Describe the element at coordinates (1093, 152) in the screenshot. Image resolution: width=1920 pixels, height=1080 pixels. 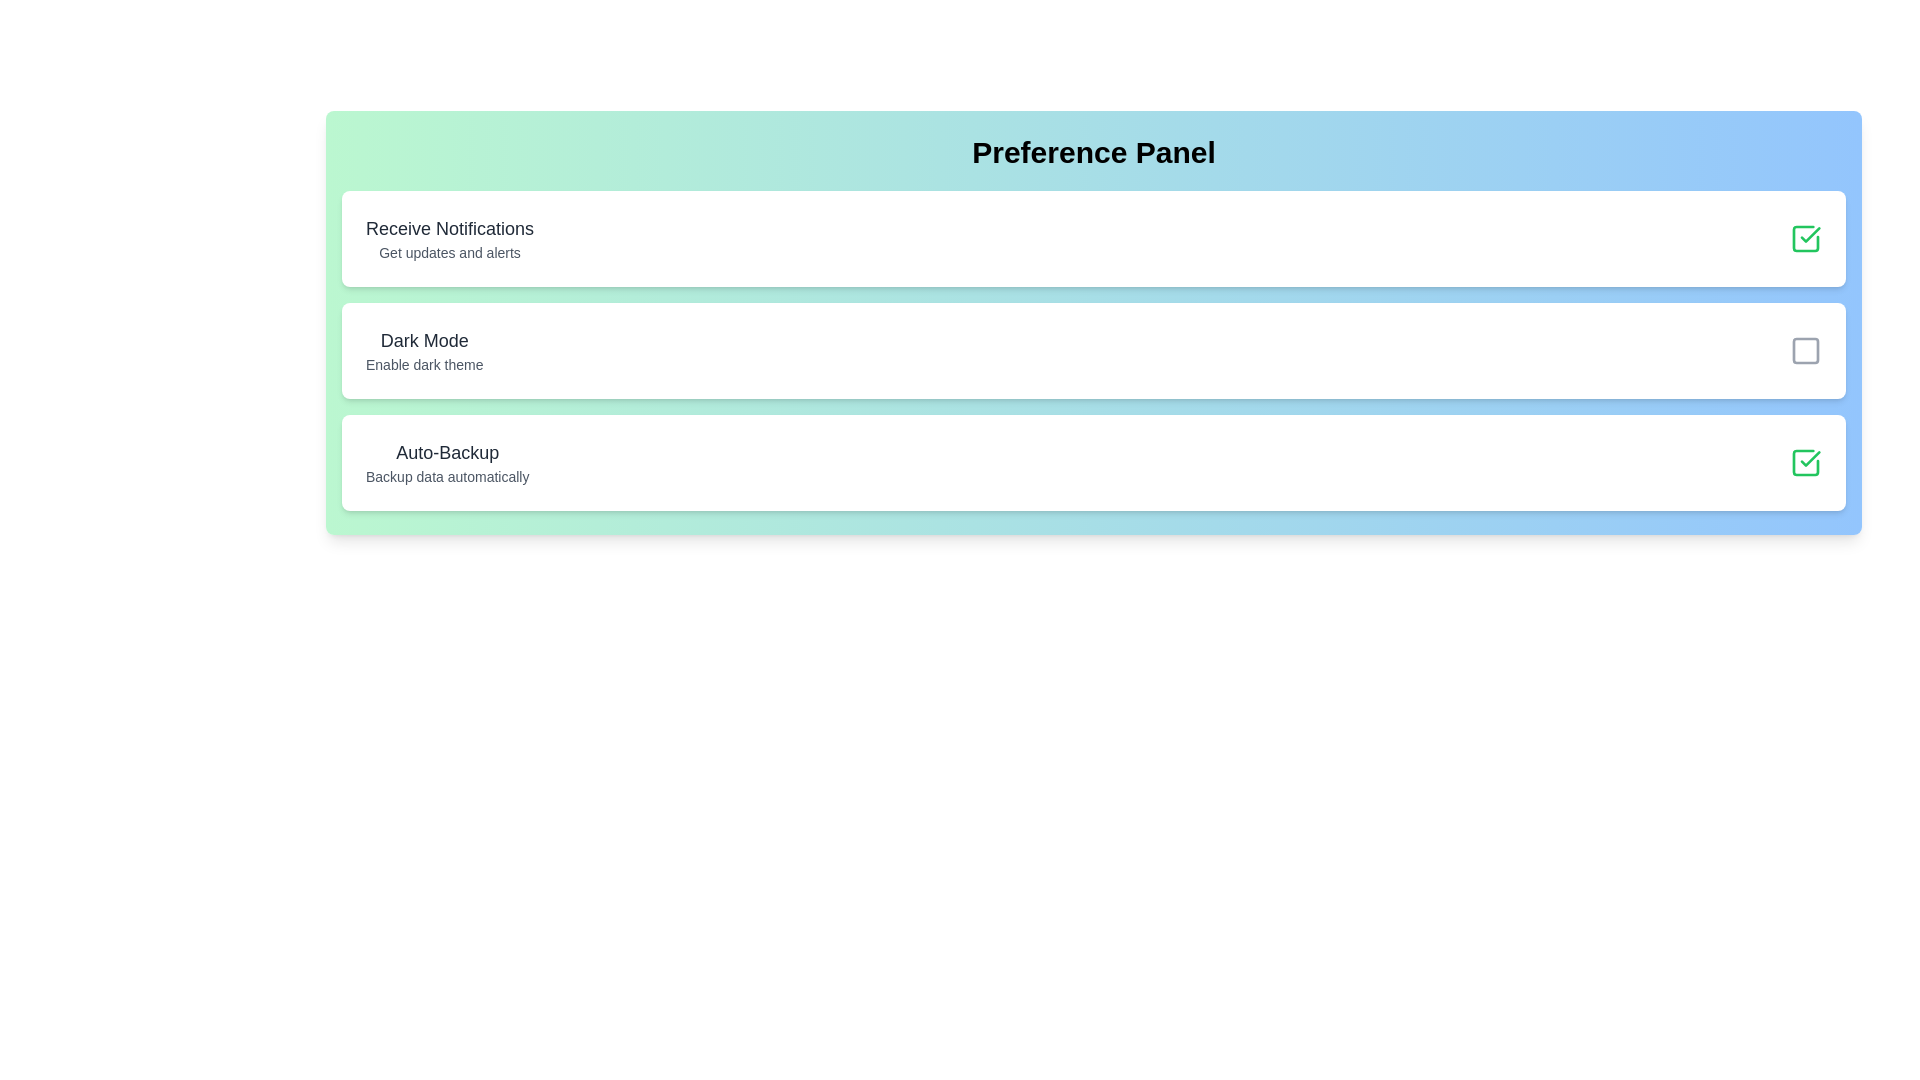
I see `the 'Preference Panel' text element, which is bold and black, centered within a gradient background transitioning from green to blue` at that location.